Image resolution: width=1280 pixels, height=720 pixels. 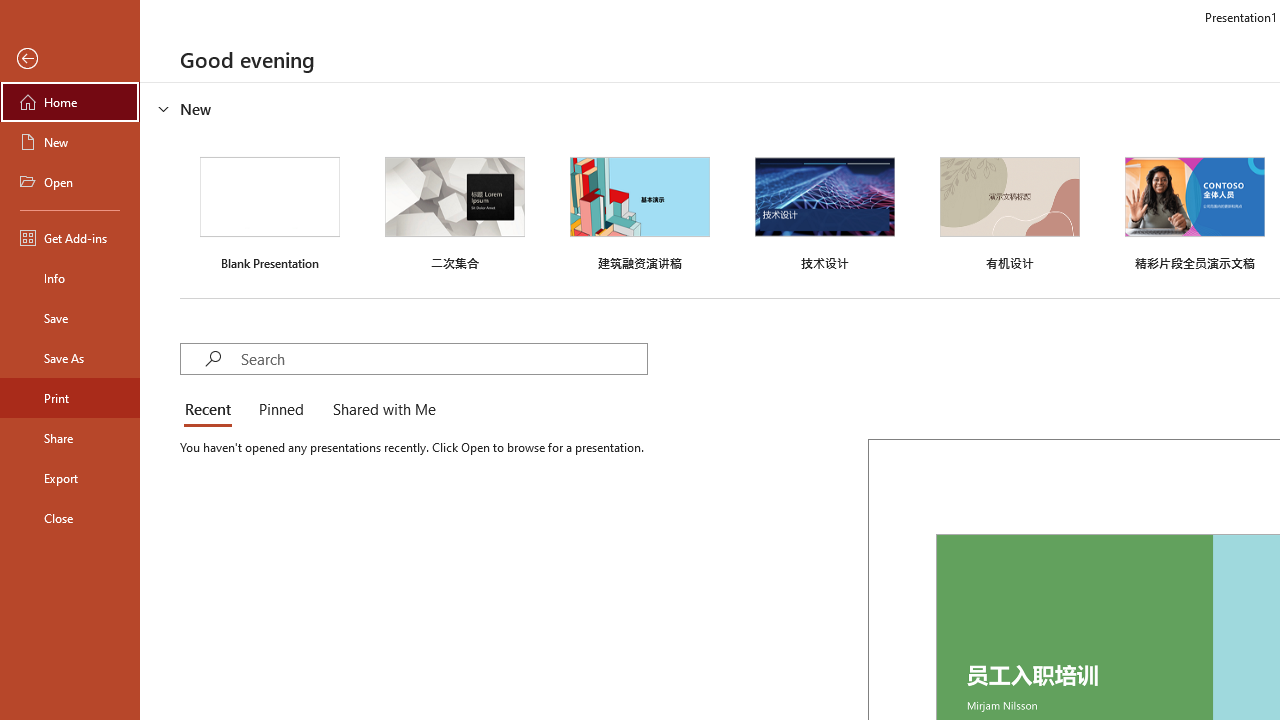 I want to click on 'Blank Presentation', so click(x=269, y=211).